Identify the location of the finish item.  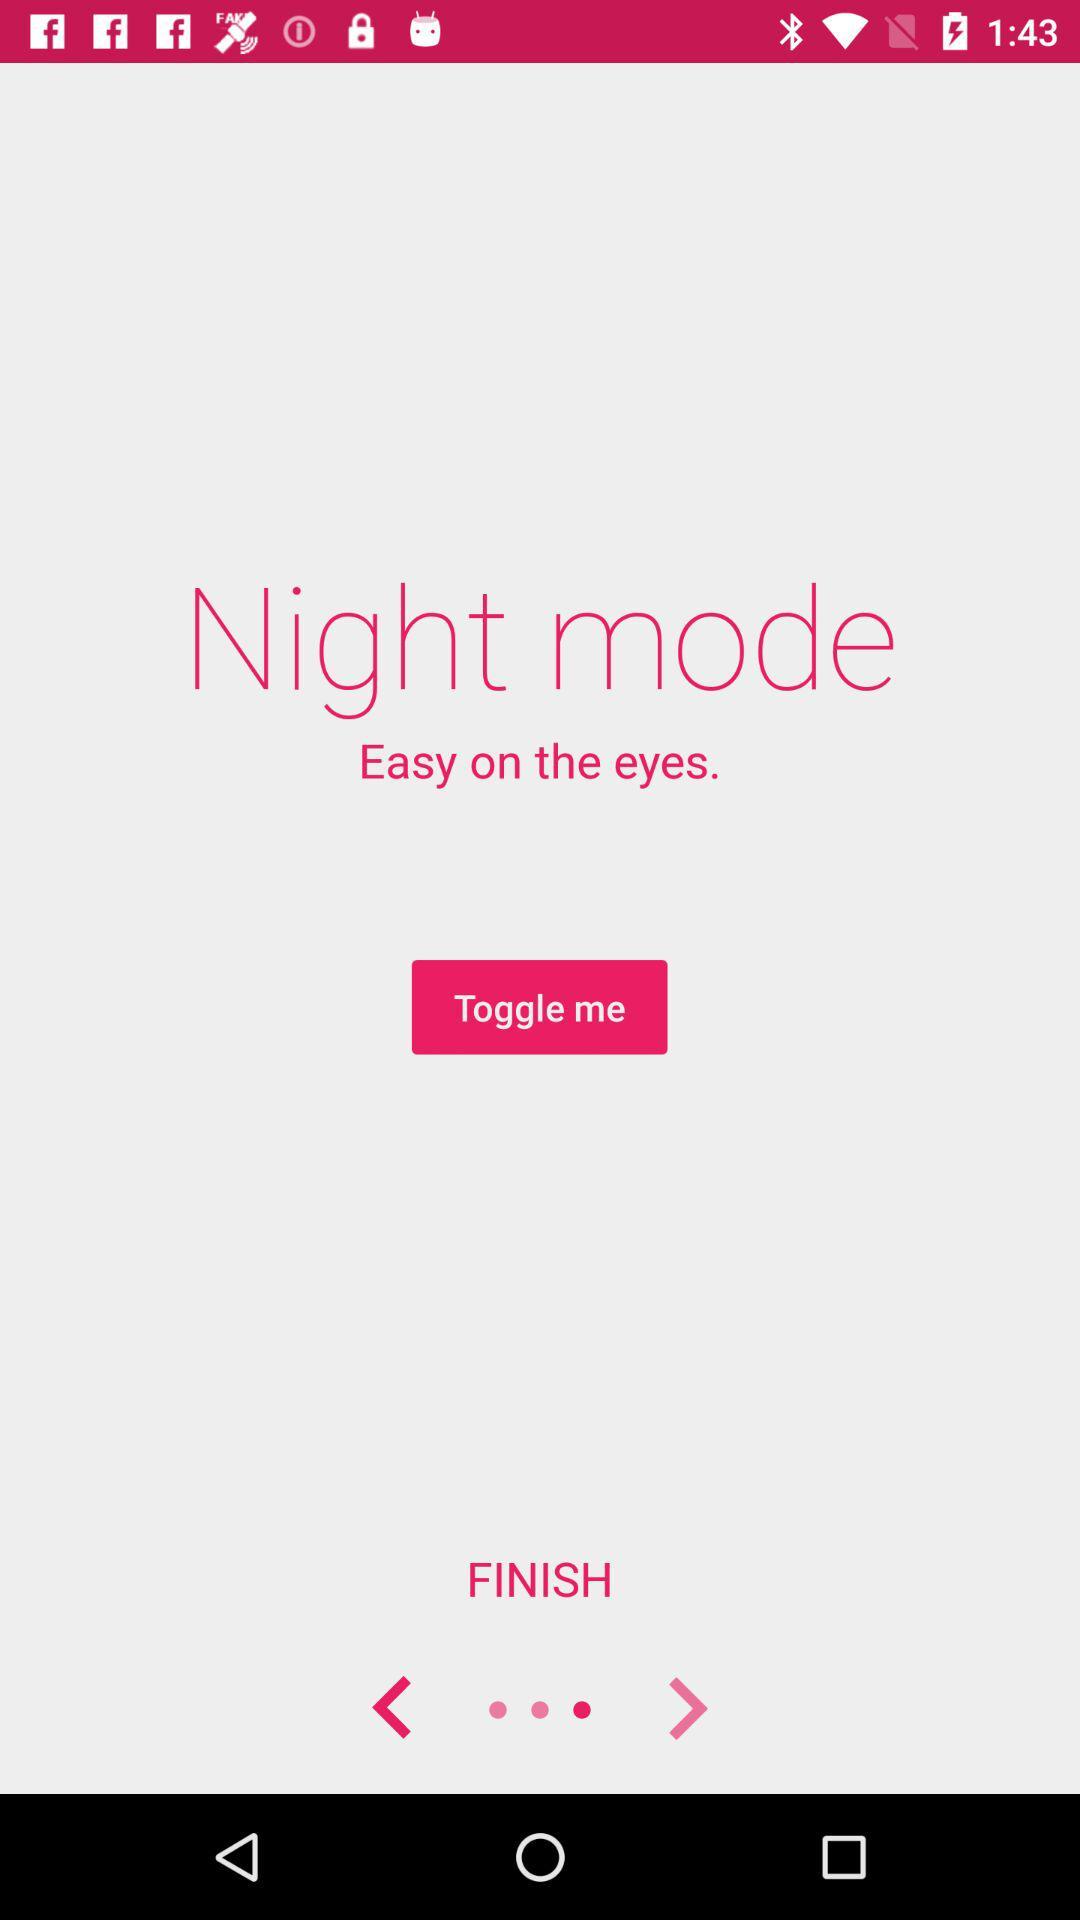
(540, 1577).